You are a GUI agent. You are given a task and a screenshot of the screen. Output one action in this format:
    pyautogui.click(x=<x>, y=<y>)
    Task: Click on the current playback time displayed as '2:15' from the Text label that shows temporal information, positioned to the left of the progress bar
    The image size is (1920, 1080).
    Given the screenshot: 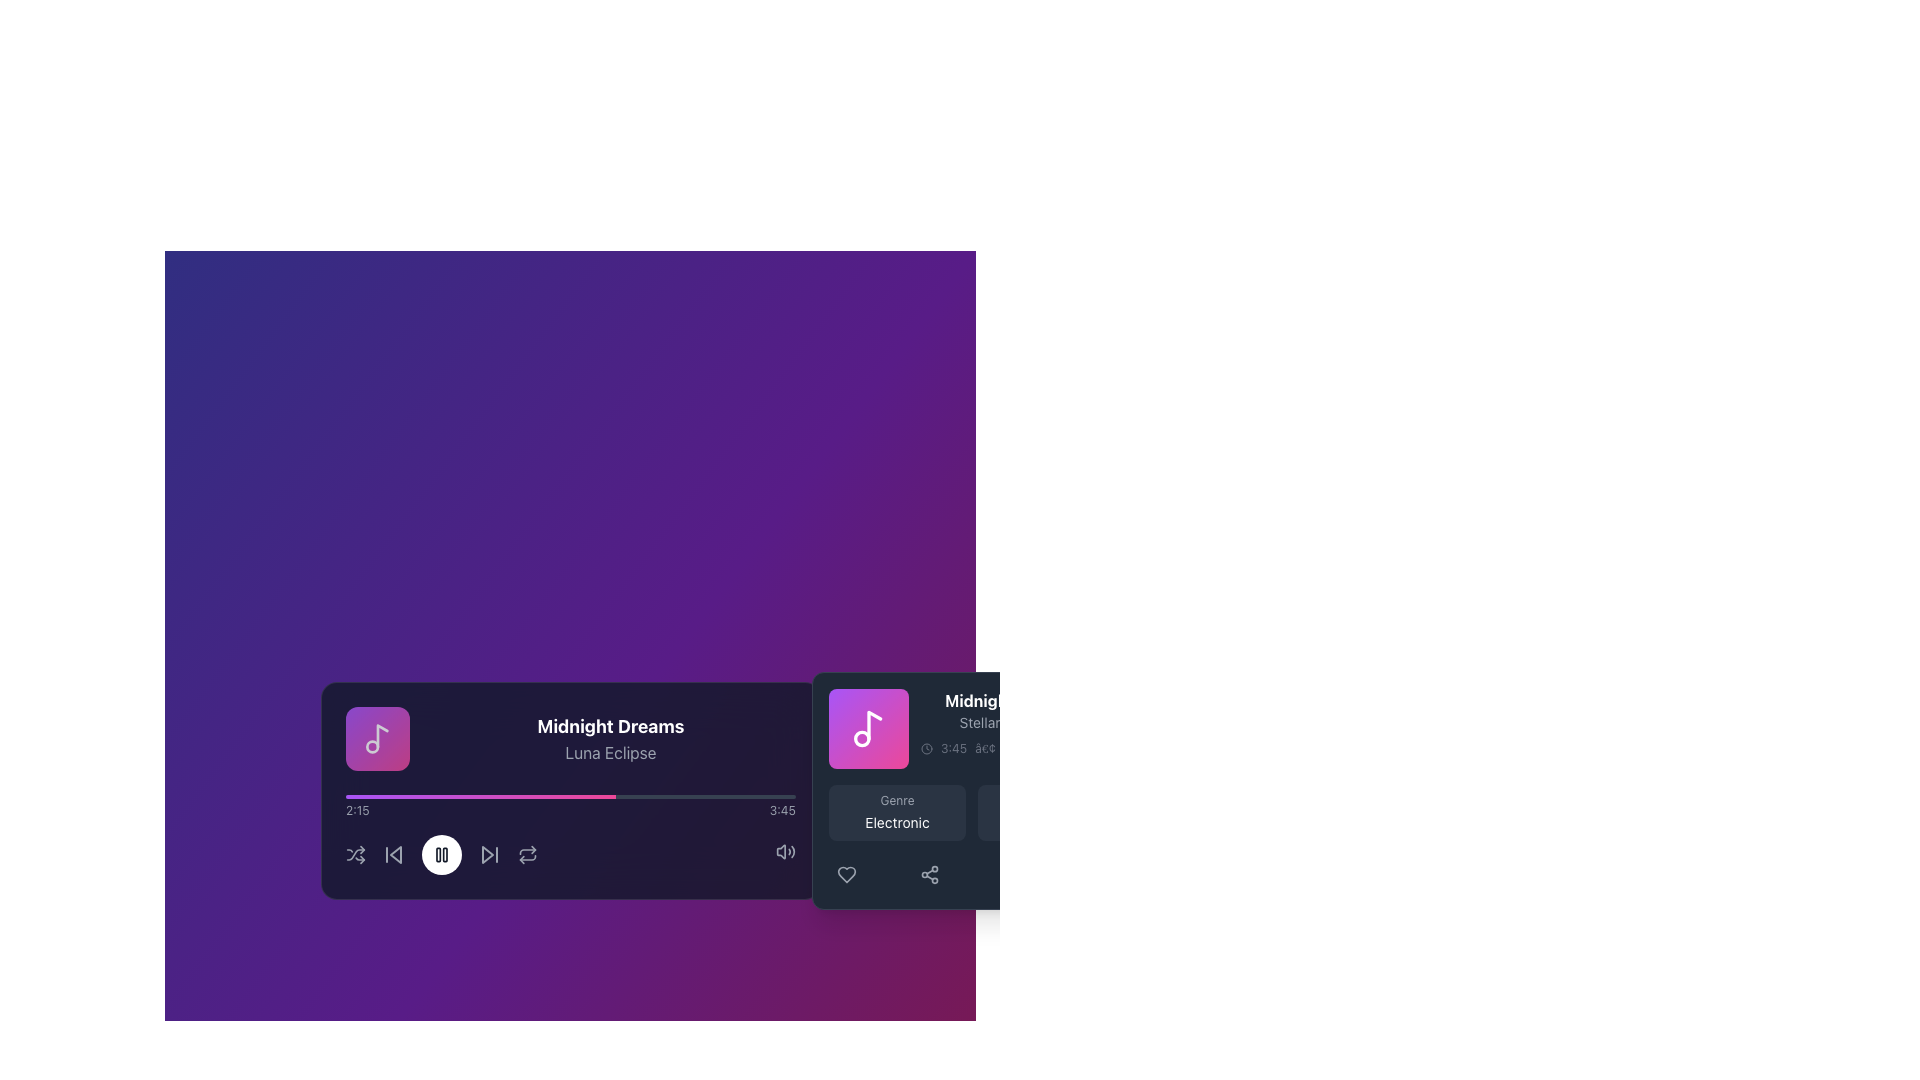 What is the action you would take?
    pyautogui.click(x=357, y=810)
    